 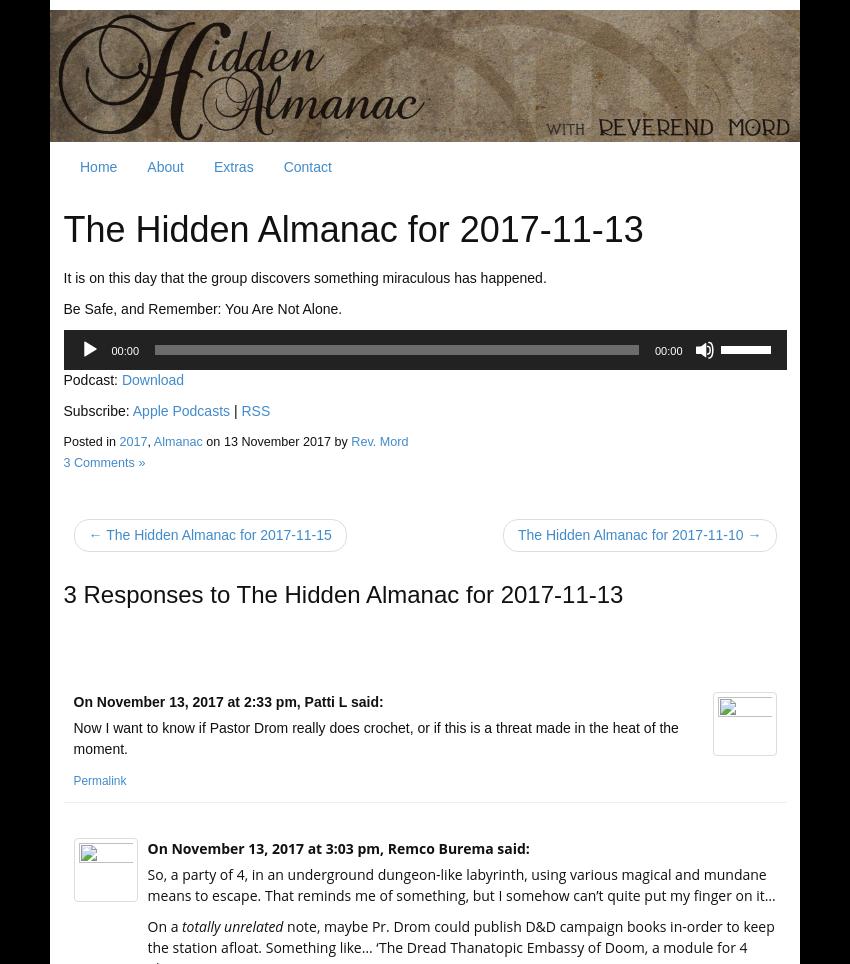 I want to click on 'Now I want to know if Pastor Drom really does crochet, or if this is a threat made in the heat of the moment.', so click(x=73, y=736).